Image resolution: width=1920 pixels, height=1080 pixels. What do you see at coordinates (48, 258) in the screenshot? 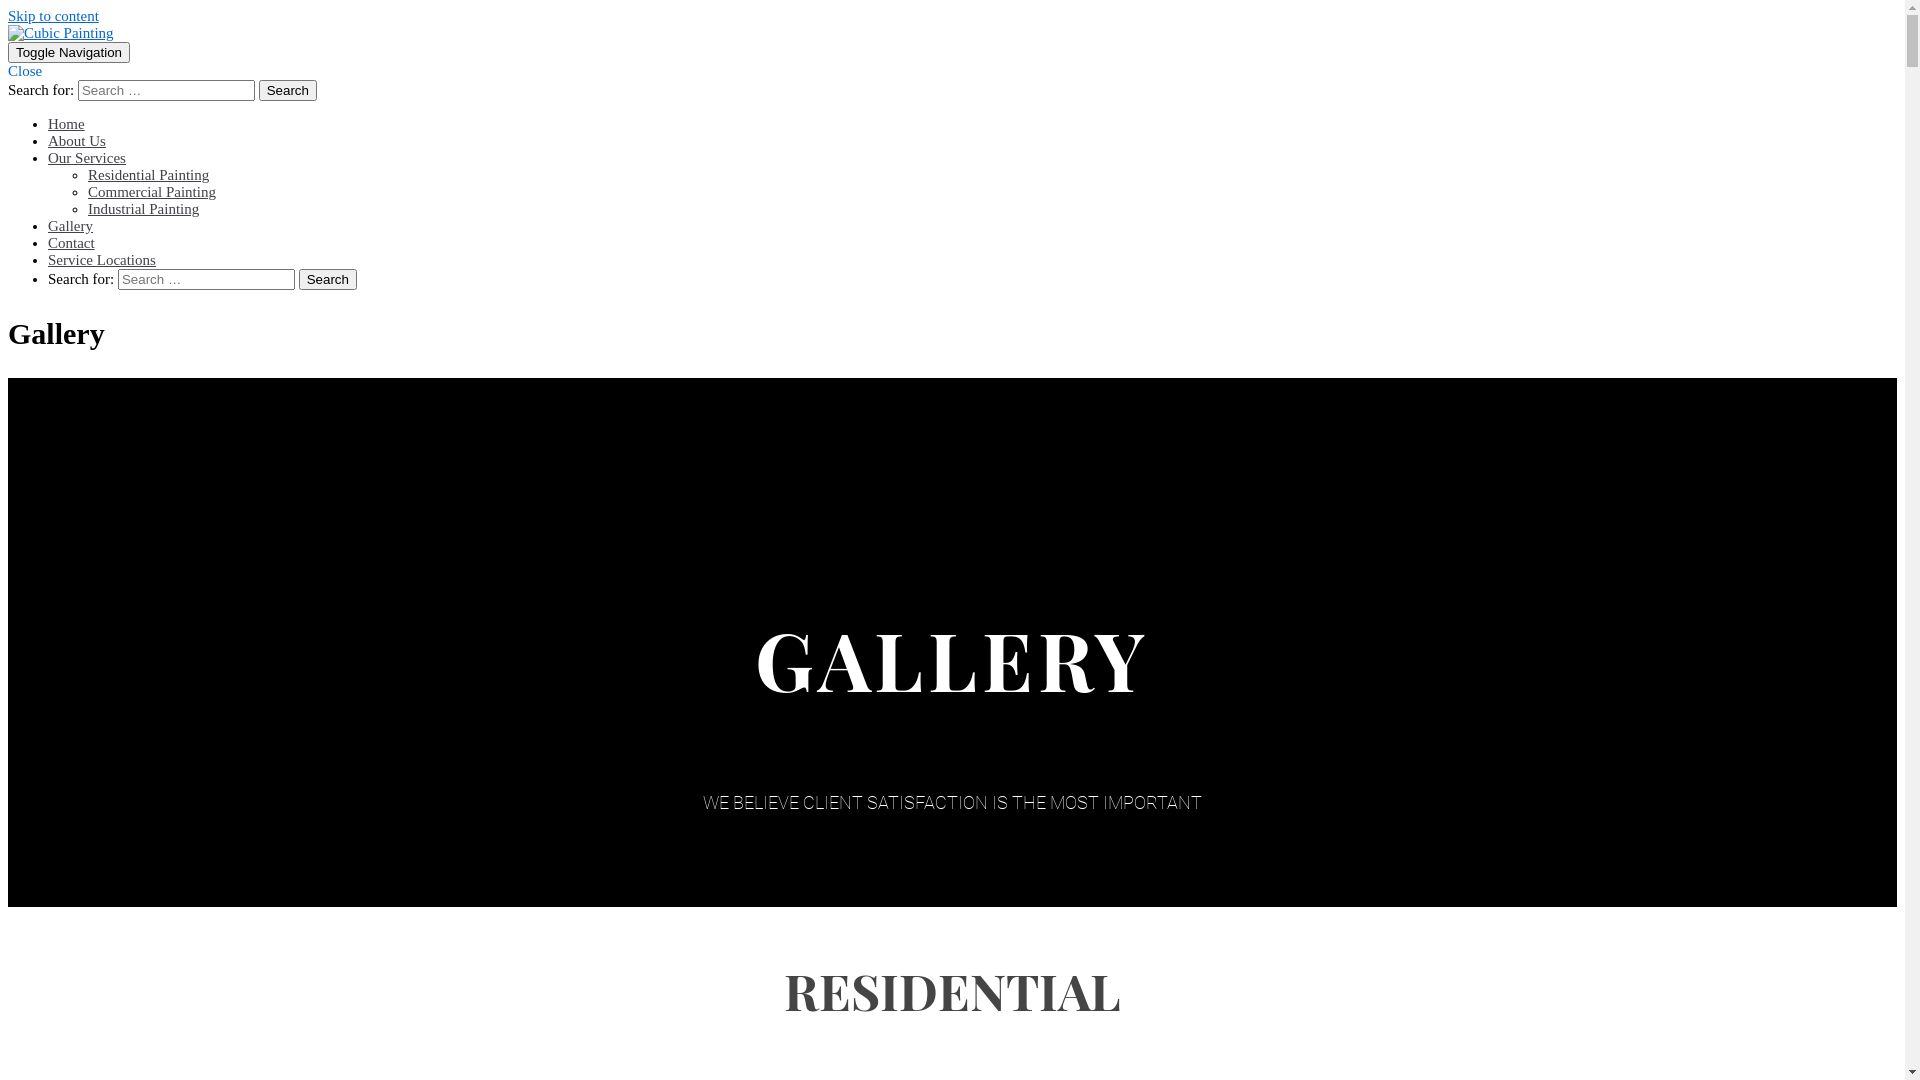
I see `'Service Locations'` at bounding box center [48, 258].